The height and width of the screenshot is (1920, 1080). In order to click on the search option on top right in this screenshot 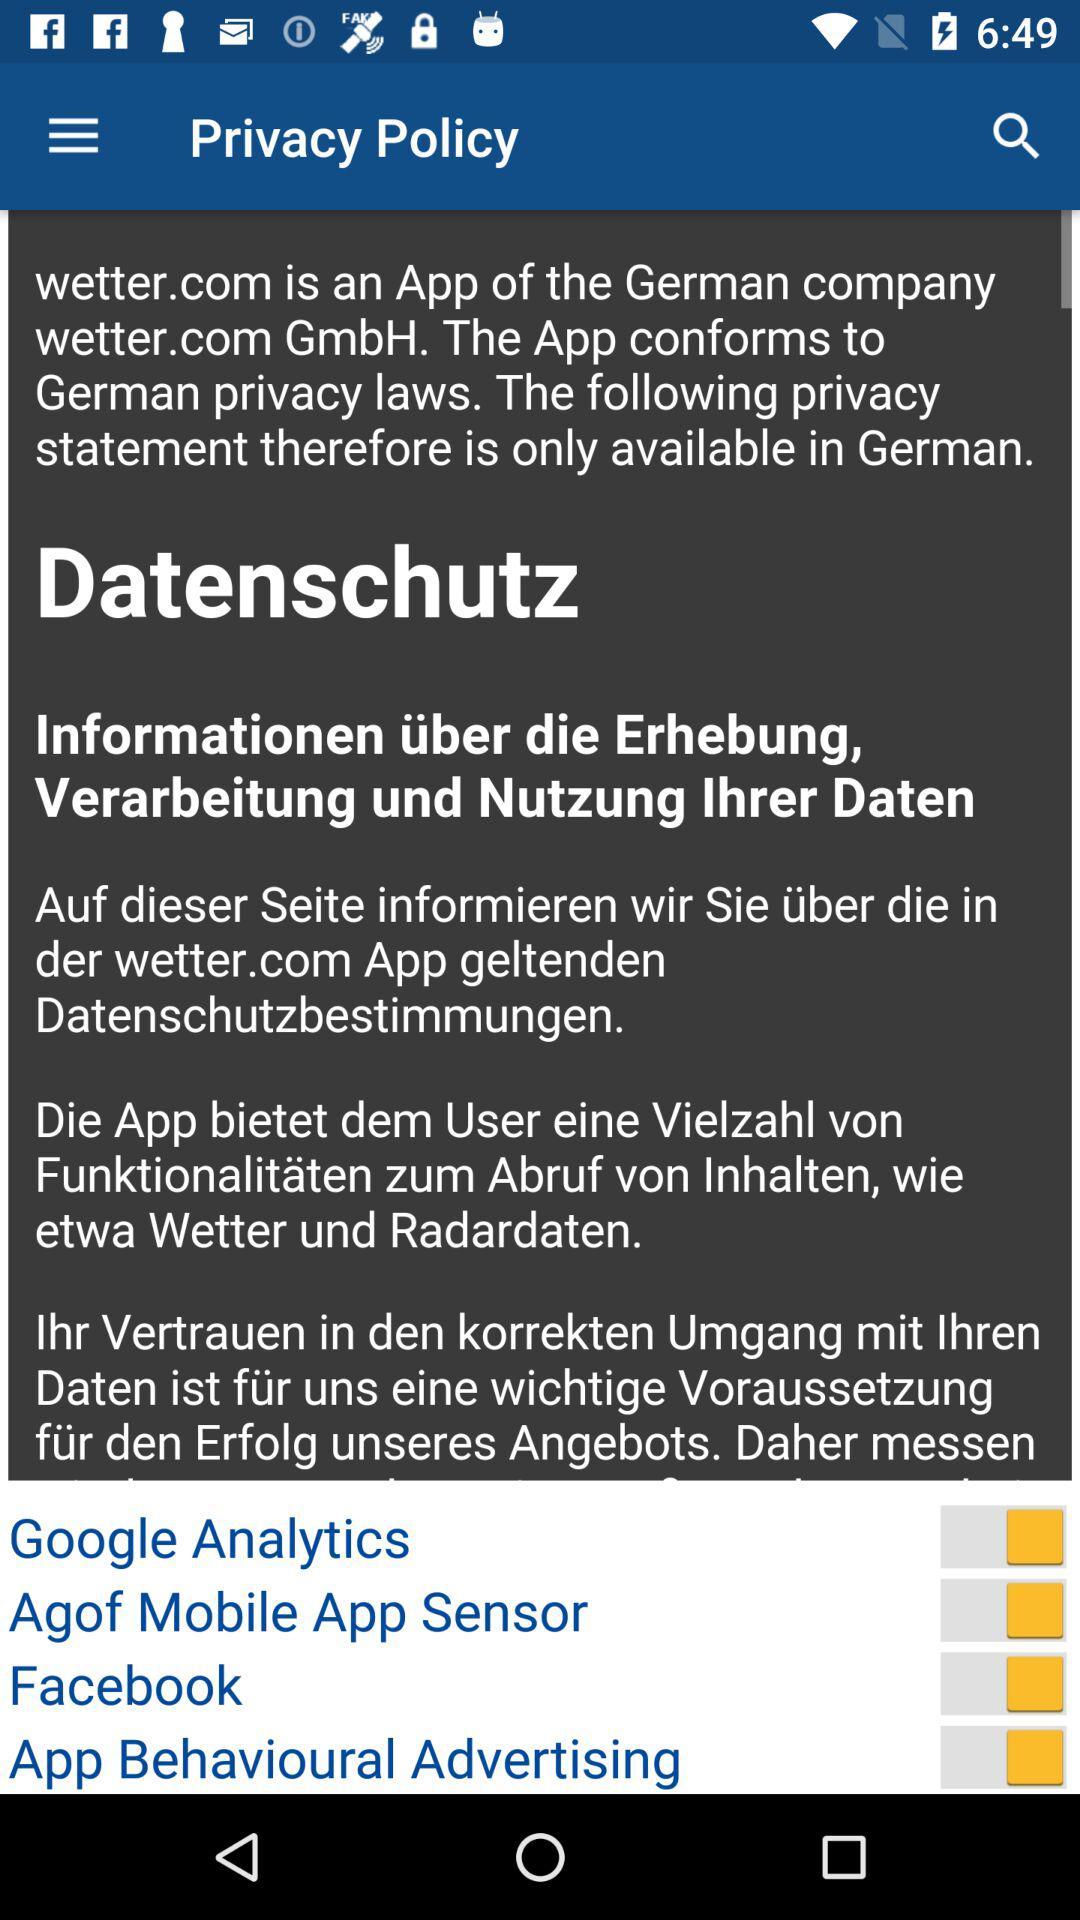, I will do `click(1017, 136)`.